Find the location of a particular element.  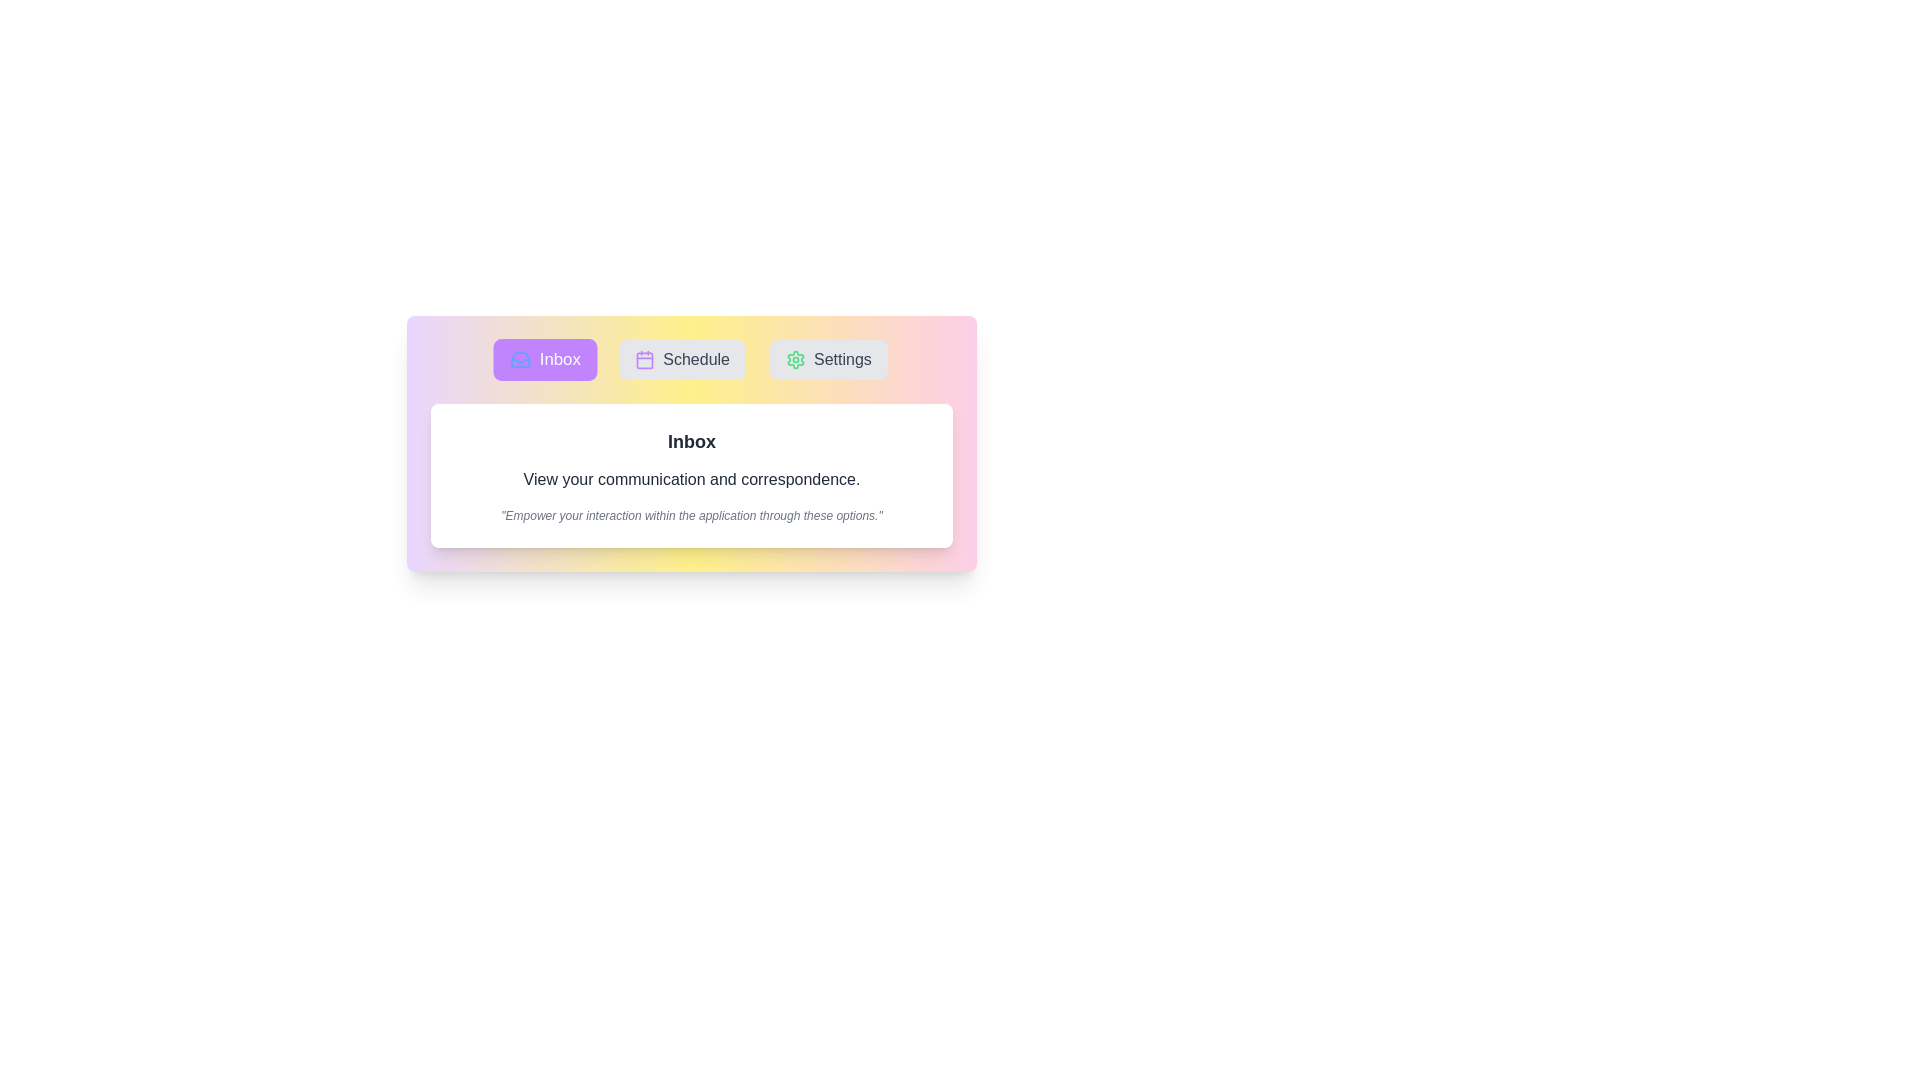

the Schedule tab to switch its content is located at coordinates (682, 358).